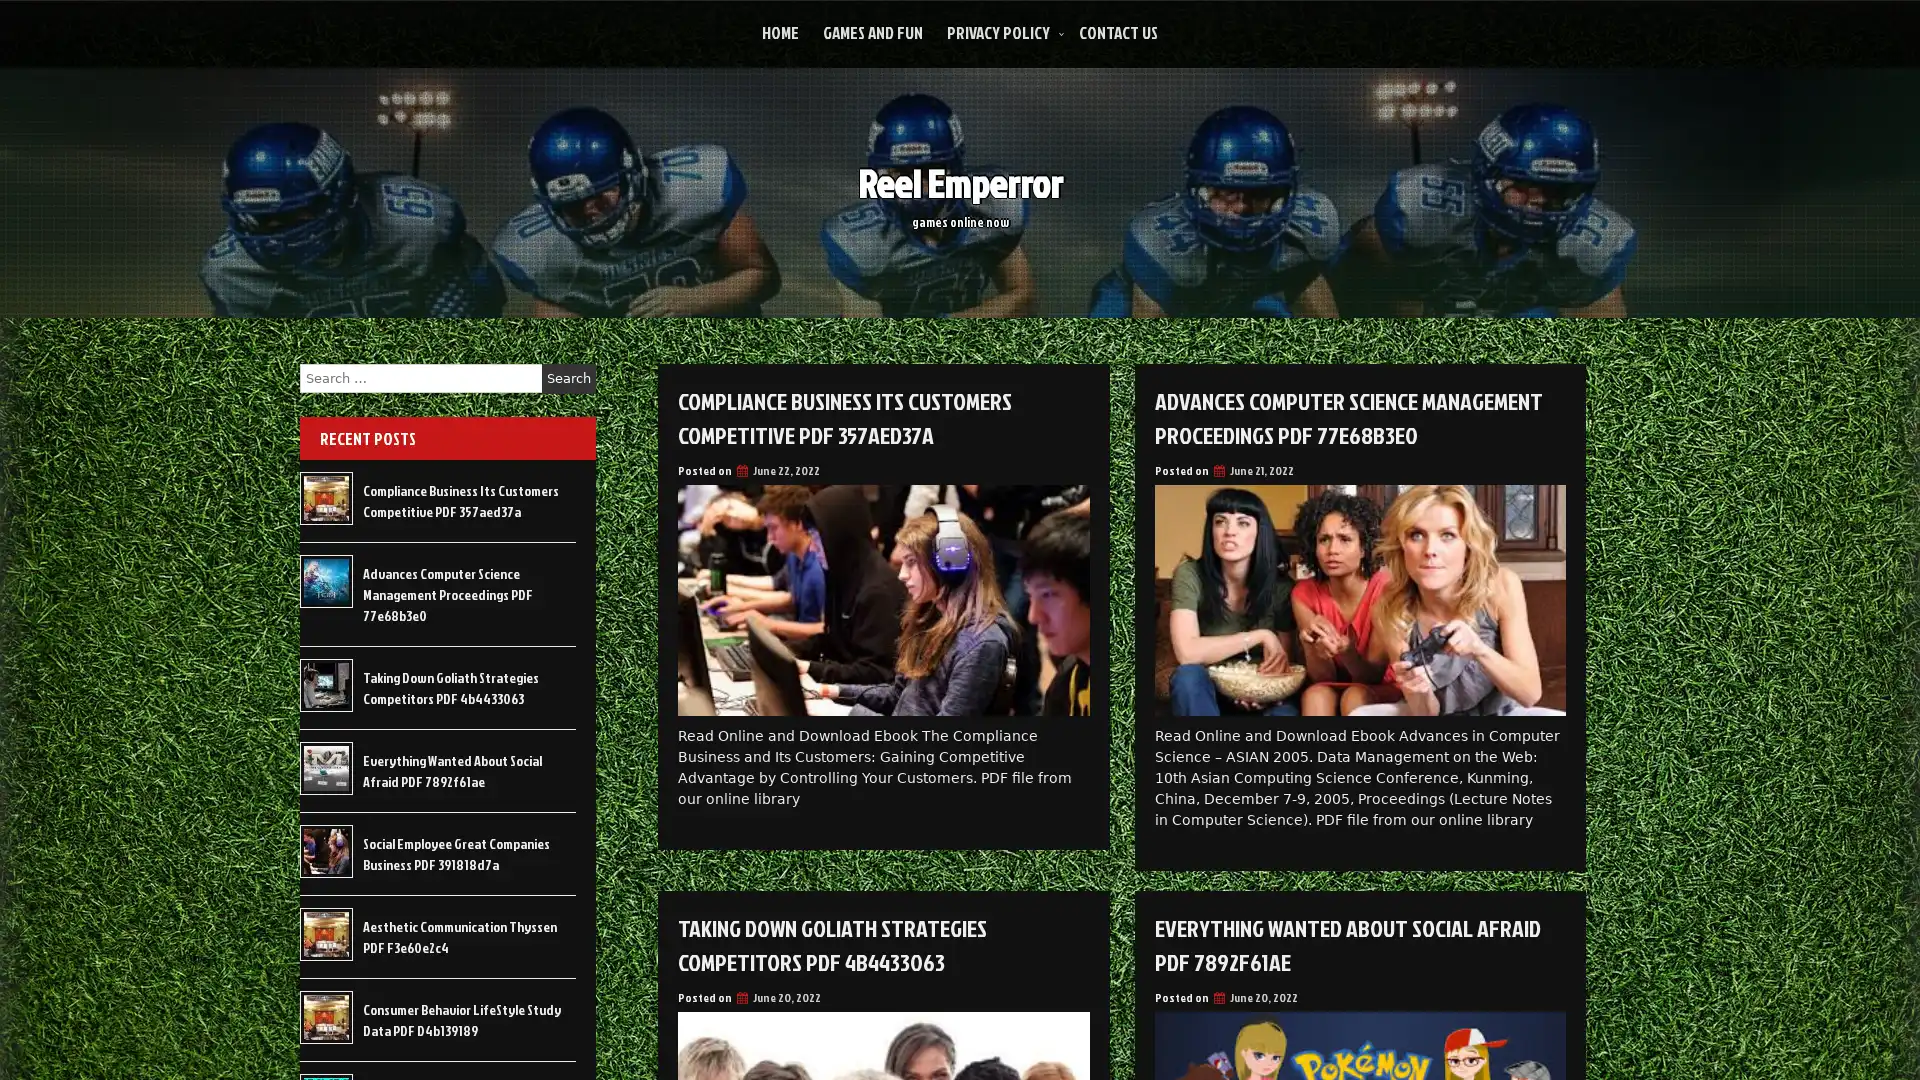 The height and width of the screenshot is (1080, 1920). What do you see at coordinates (568, 378) in the screenshot?
I see `Search` at bounding box center [568, 378].